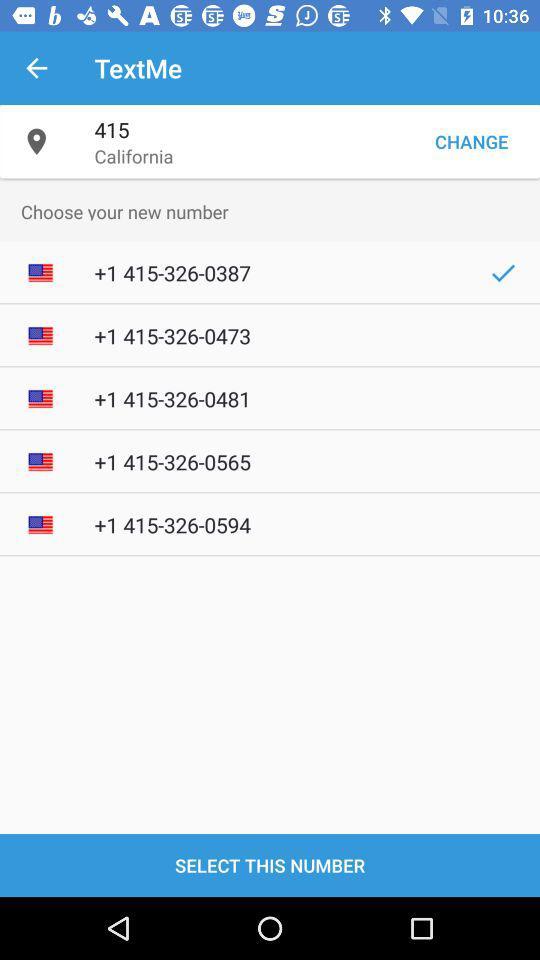 This screenshot has height=960, width=540. Describe the element at coordinates (471, 140) in the screenshot. I see `item next to california` at that location.